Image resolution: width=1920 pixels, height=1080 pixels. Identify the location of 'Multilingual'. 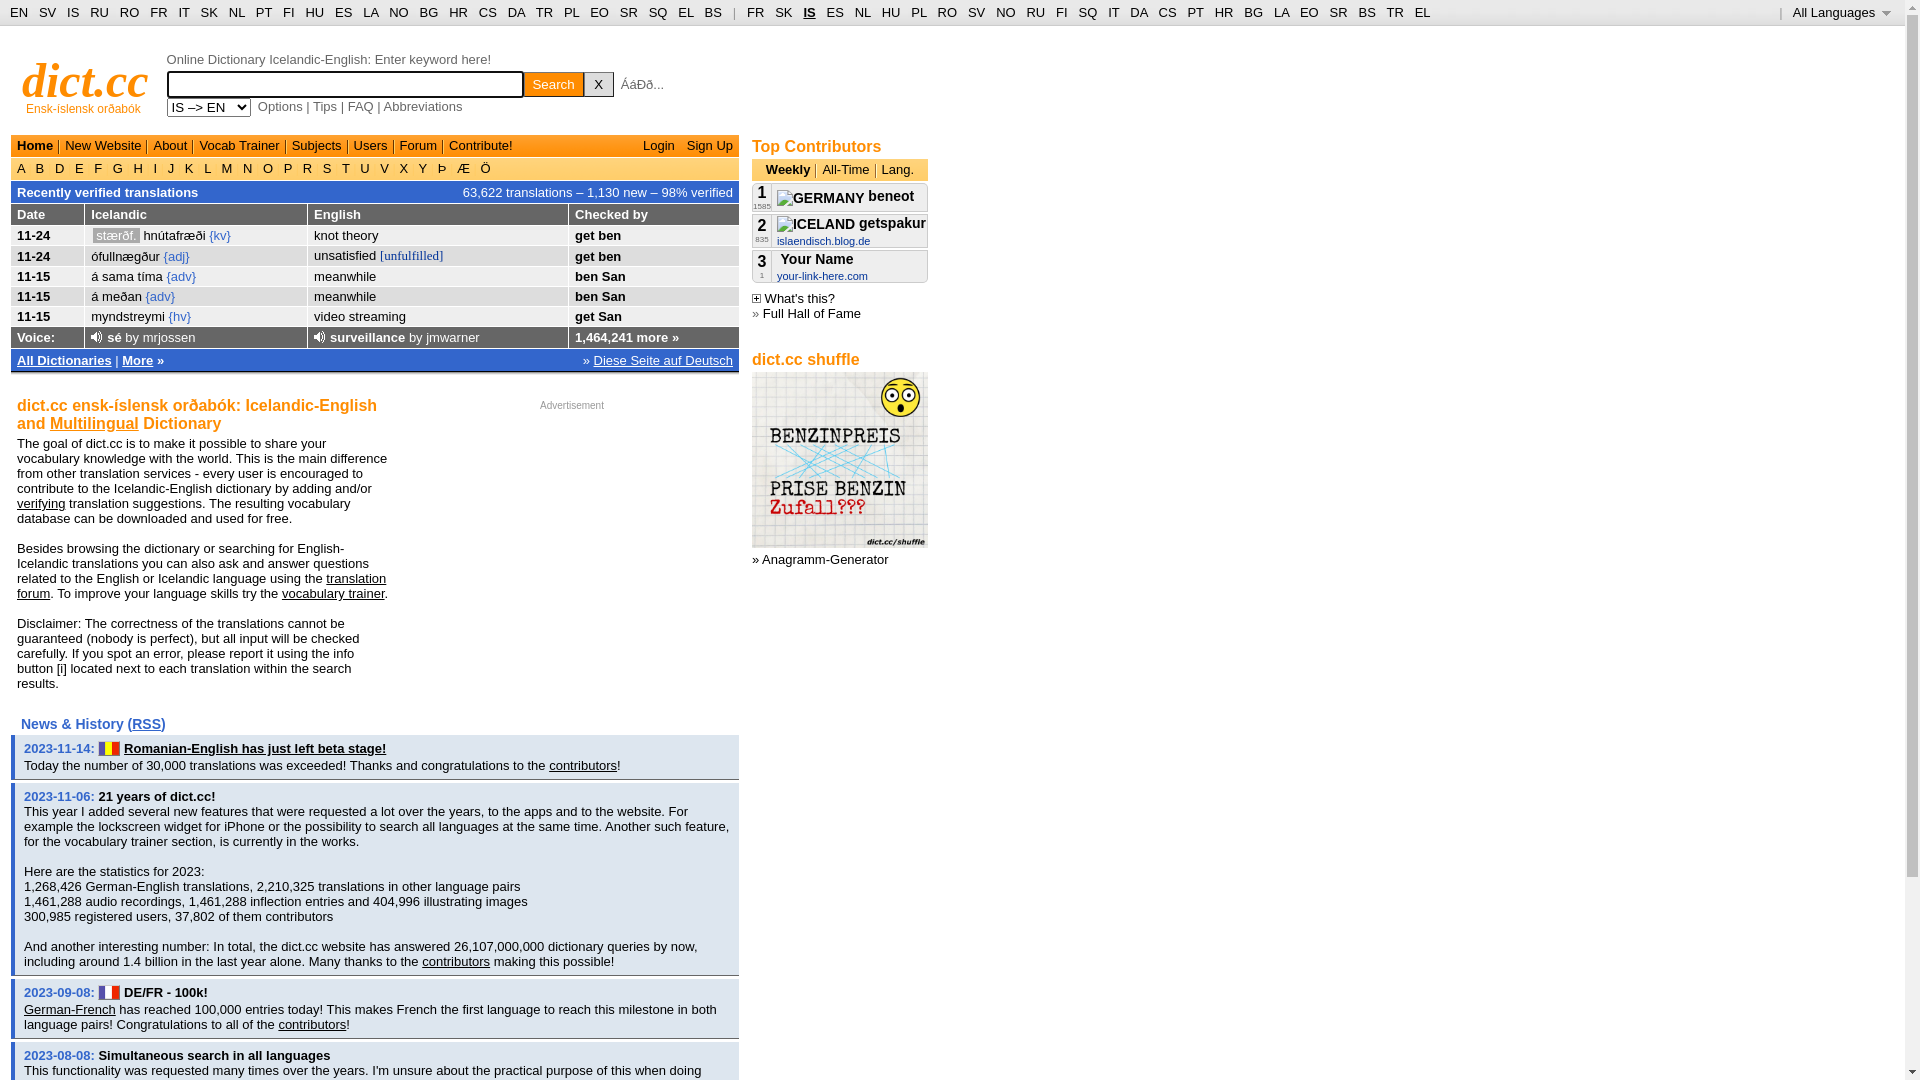
(49, 422).